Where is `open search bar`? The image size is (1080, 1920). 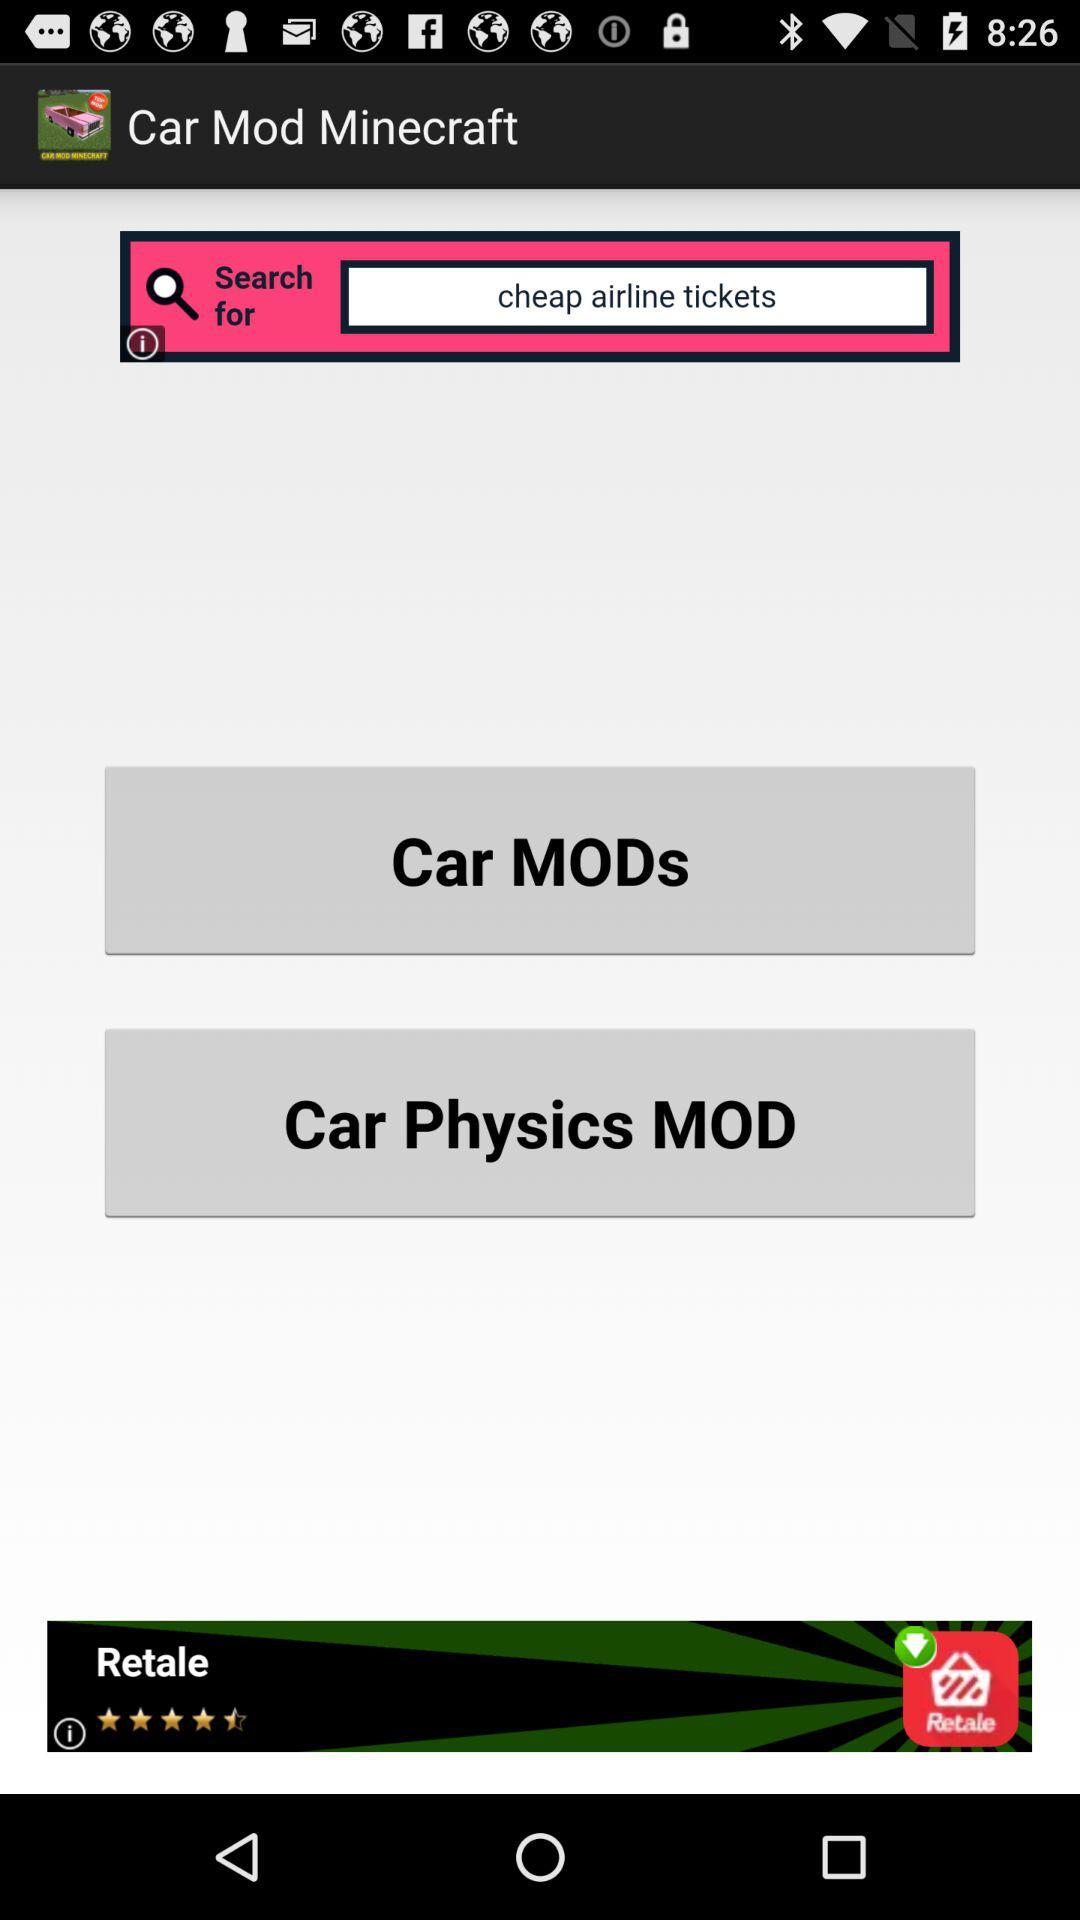
open search bar is located at coordinates (540, 295).